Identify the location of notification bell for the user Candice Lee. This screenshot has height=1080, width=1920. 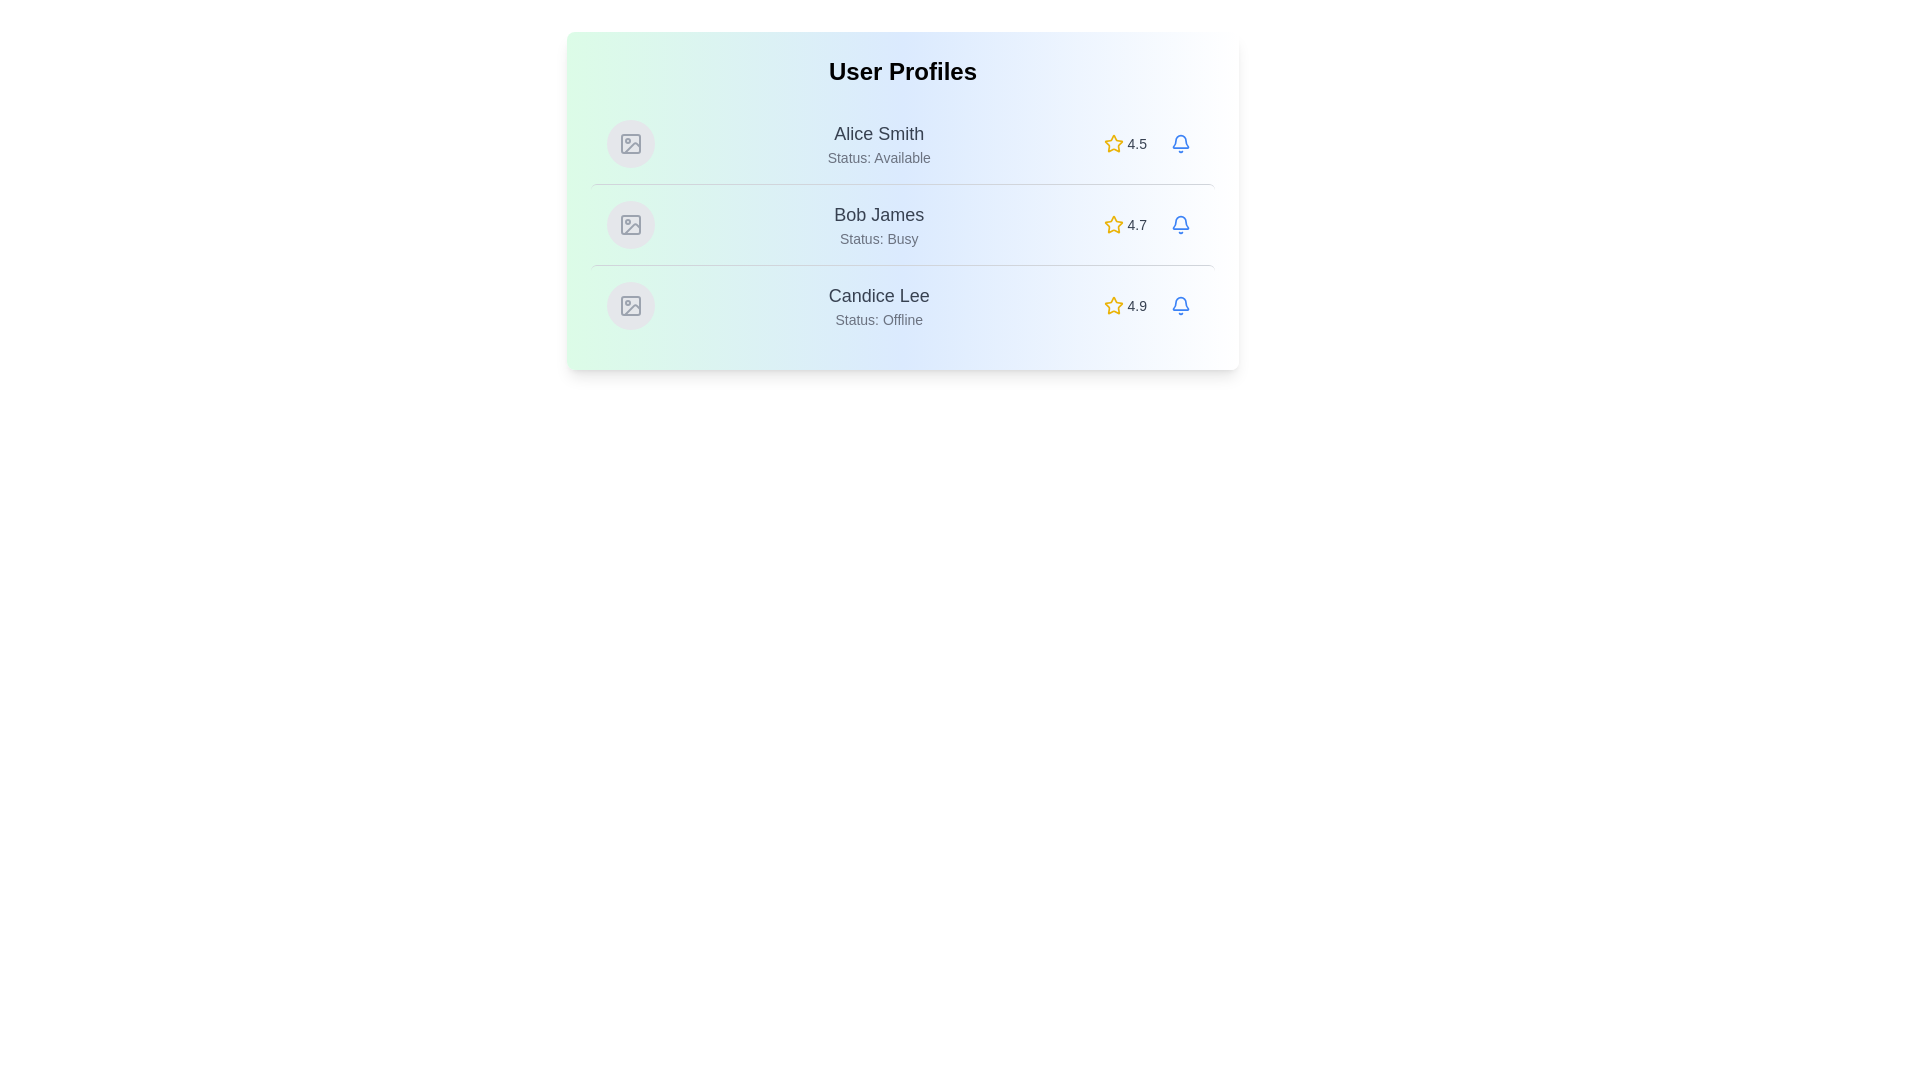
(1180, 305).